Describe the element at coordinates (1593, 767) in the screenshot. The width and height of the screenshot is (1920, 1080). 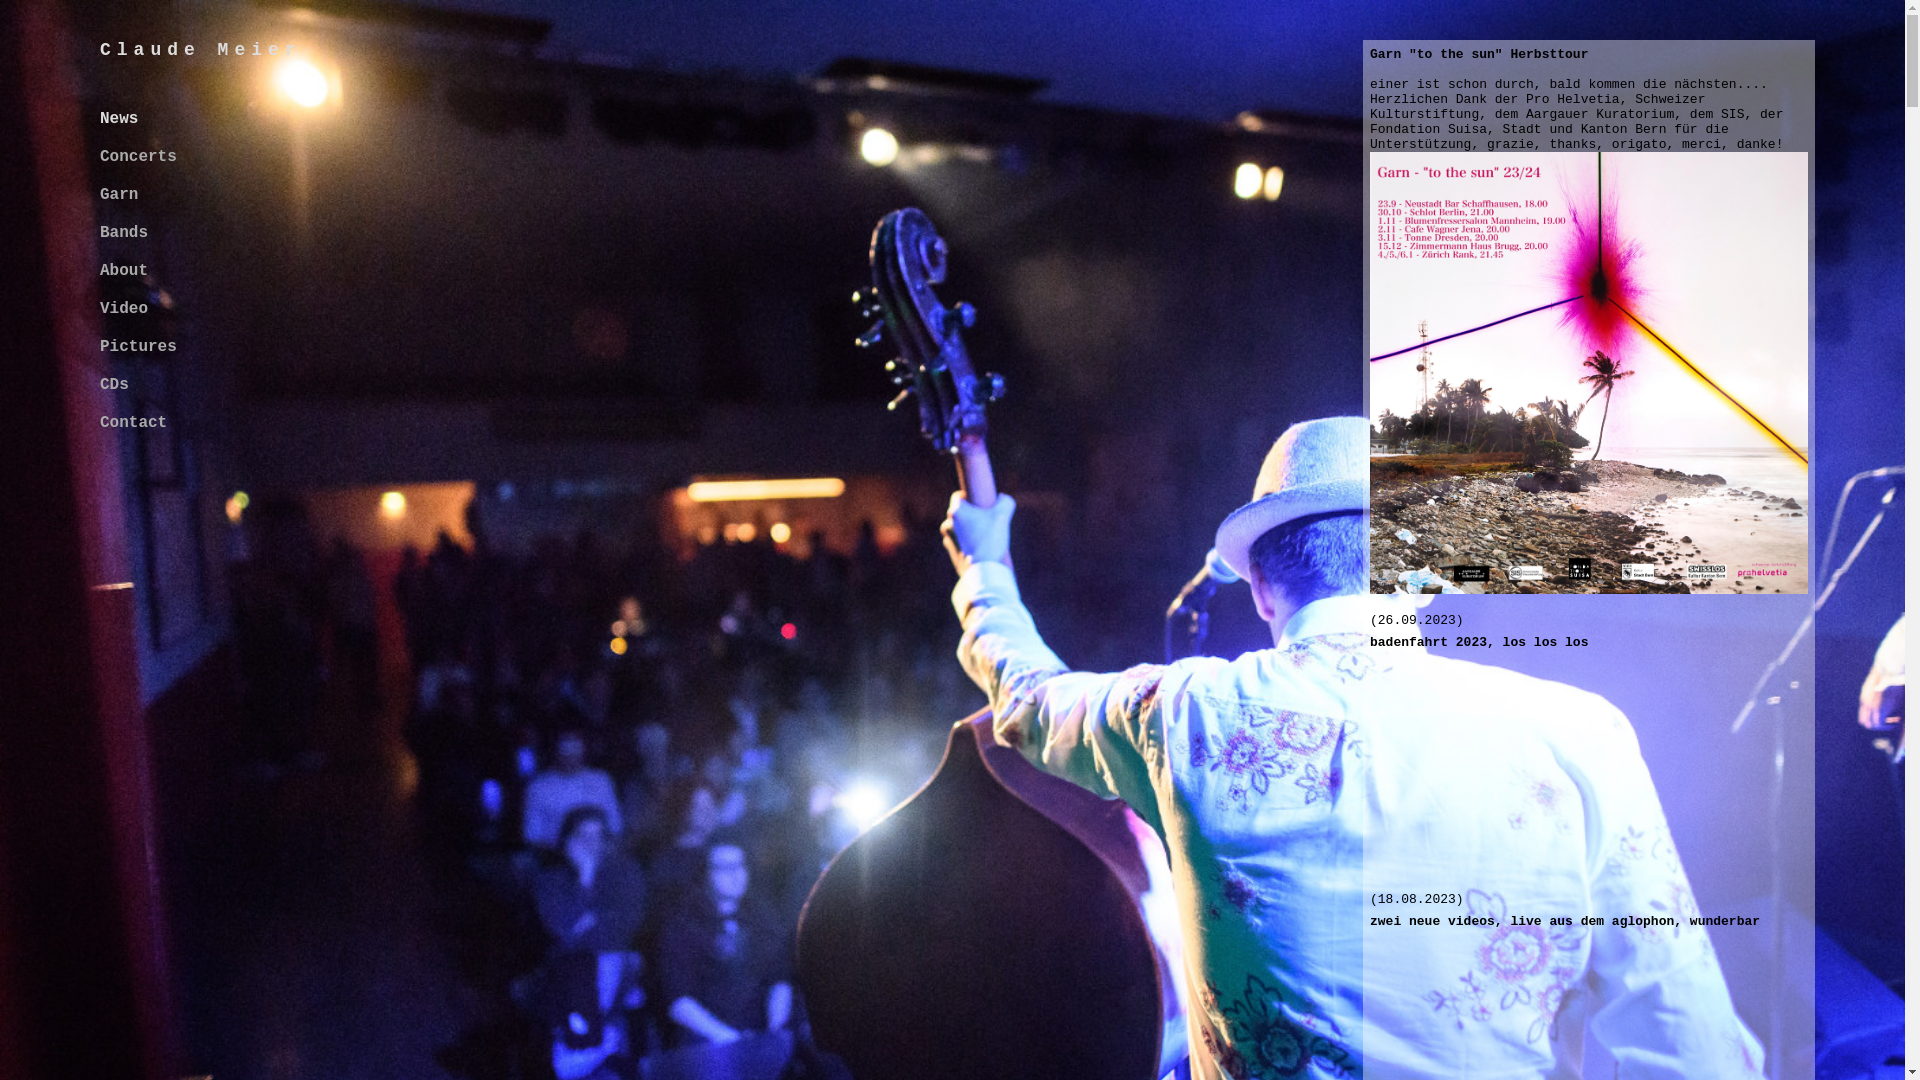
I see `'YouTube video player'` at that location.